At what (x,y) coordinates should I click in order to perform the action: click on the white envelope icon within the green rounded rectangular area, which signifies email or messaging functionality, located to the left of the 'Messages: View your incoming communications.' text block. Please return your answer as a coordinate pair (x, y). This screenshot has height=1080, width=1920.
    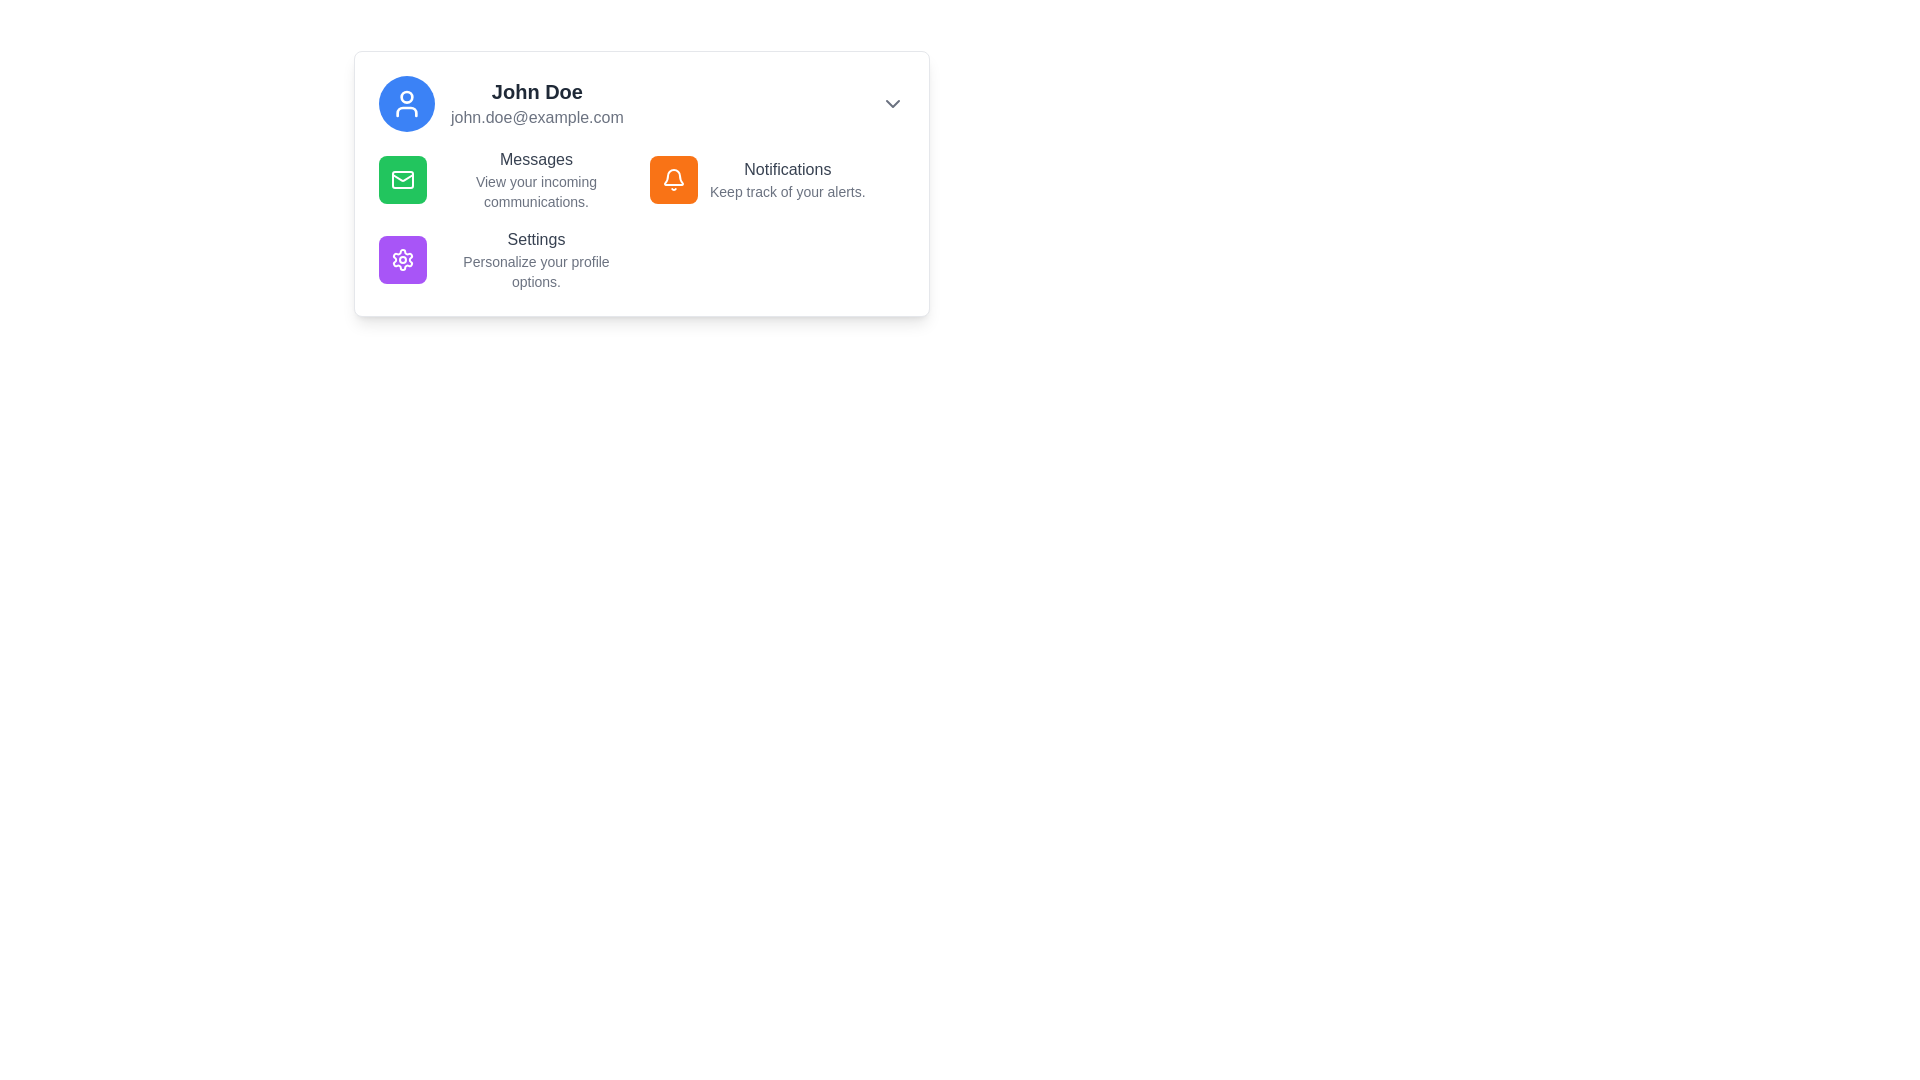
    Looking at the image, I should click on (402, 180).